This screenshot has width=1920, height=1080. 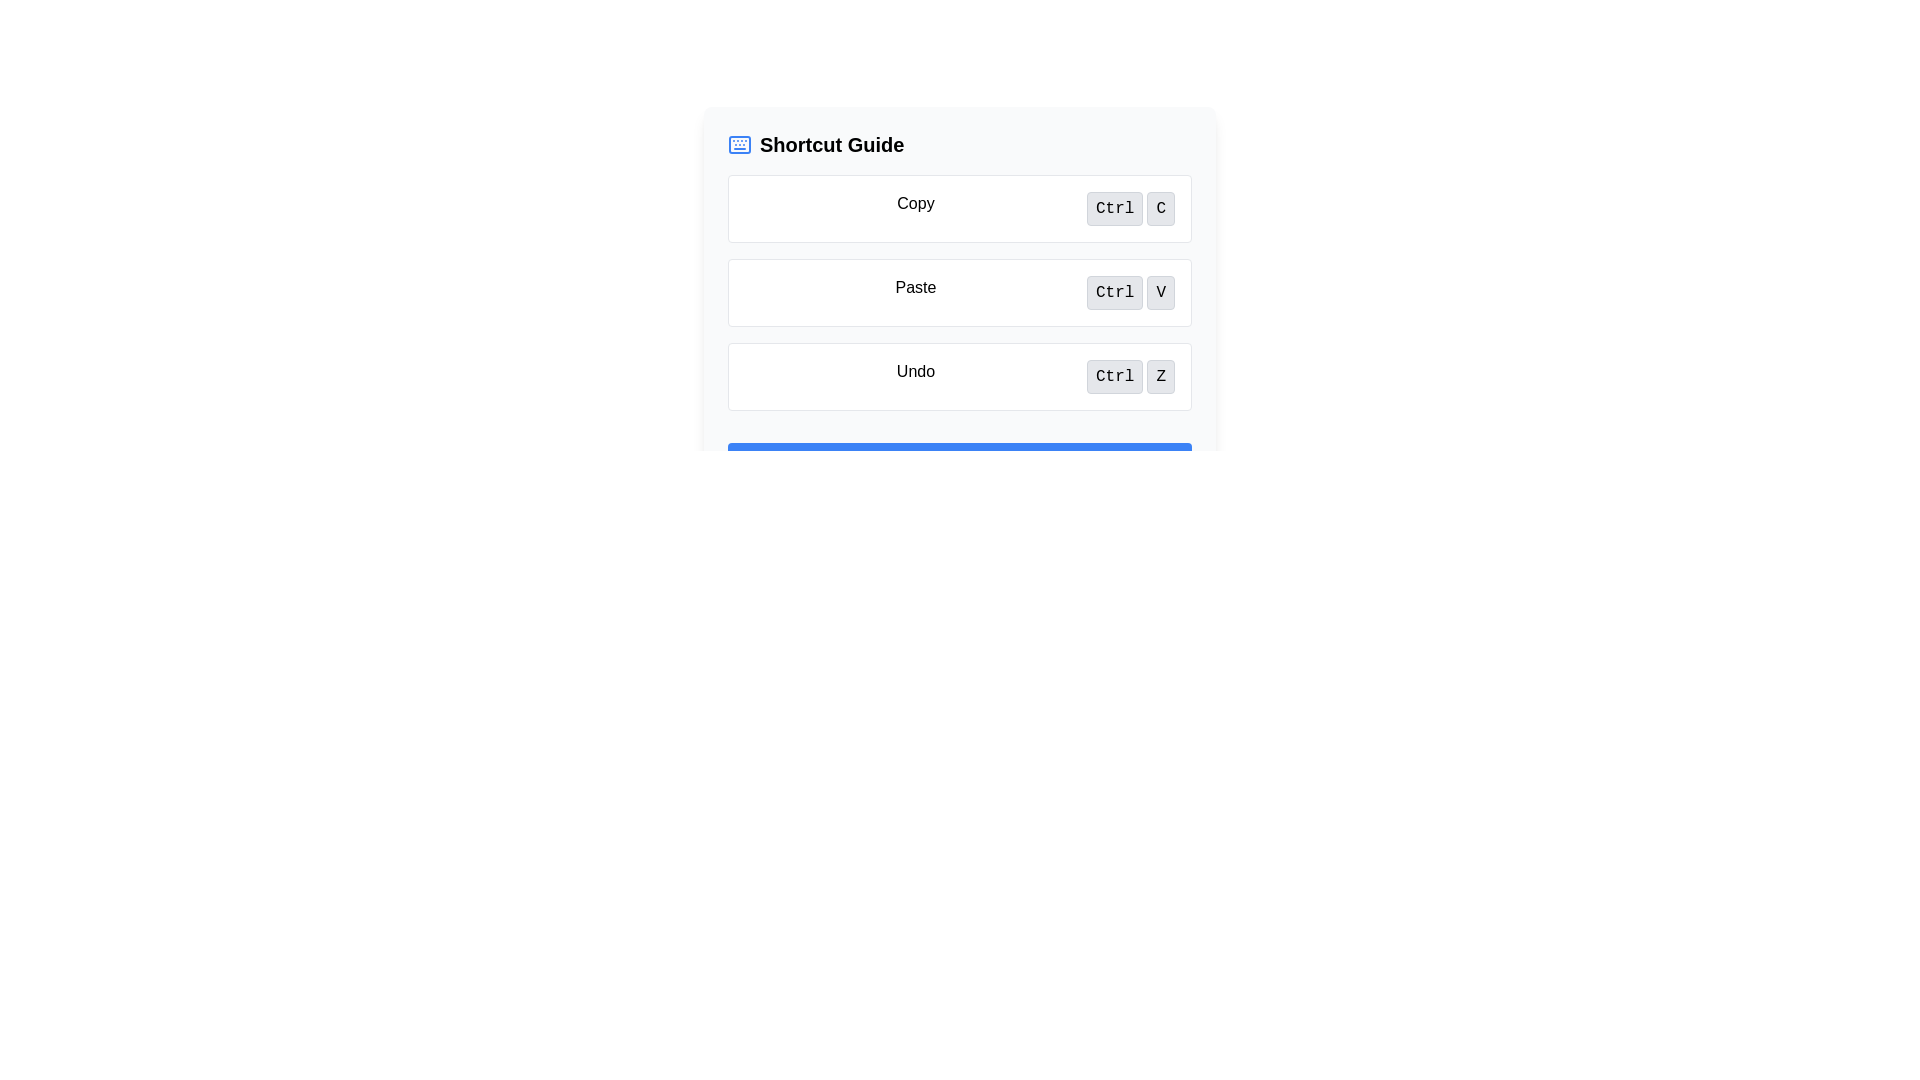 What do you see at coordinates (738, 144) in the screenshot?
I see `the icon representing the 'Shortcut Guide' section, which is located on the far left of its title header` at bounding box center [738, 144].